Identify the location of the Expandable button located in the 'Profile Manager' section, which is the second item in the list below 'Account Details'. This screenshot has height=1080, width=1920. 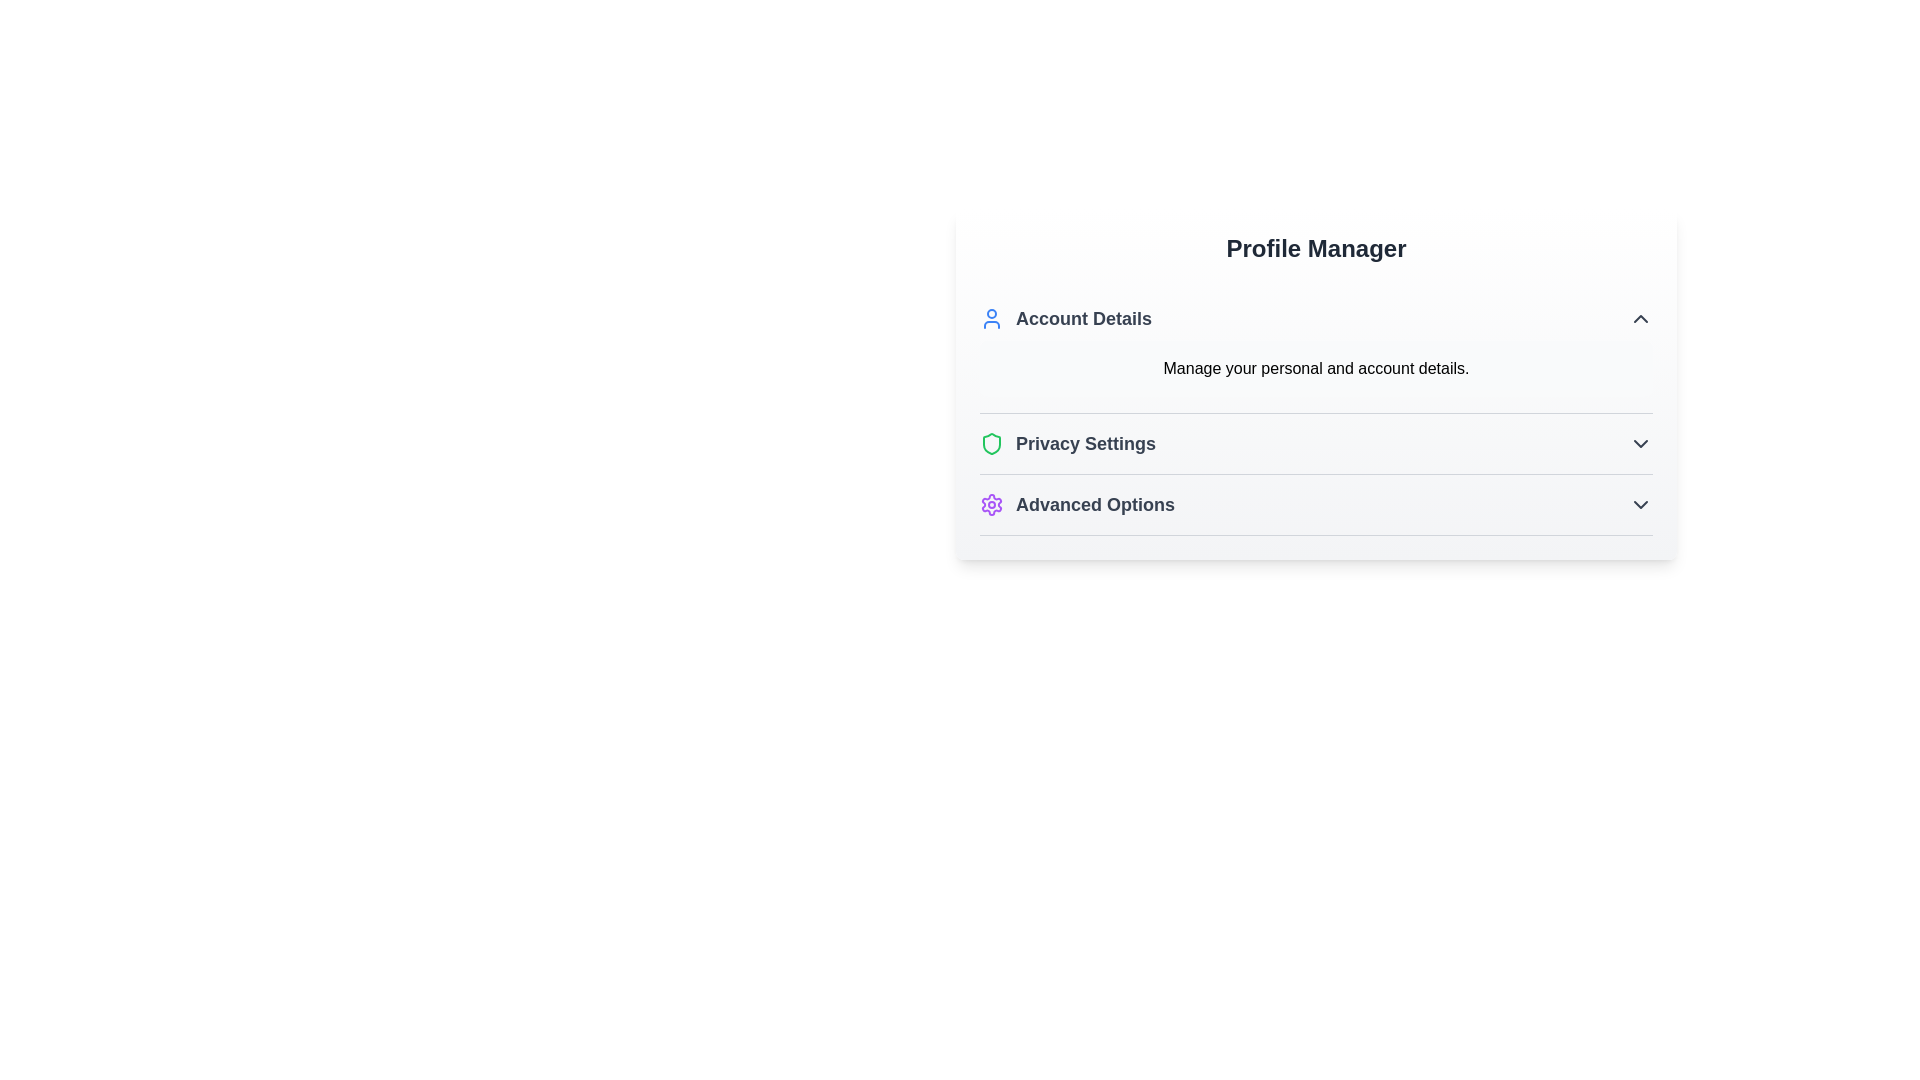
(1316, 442).